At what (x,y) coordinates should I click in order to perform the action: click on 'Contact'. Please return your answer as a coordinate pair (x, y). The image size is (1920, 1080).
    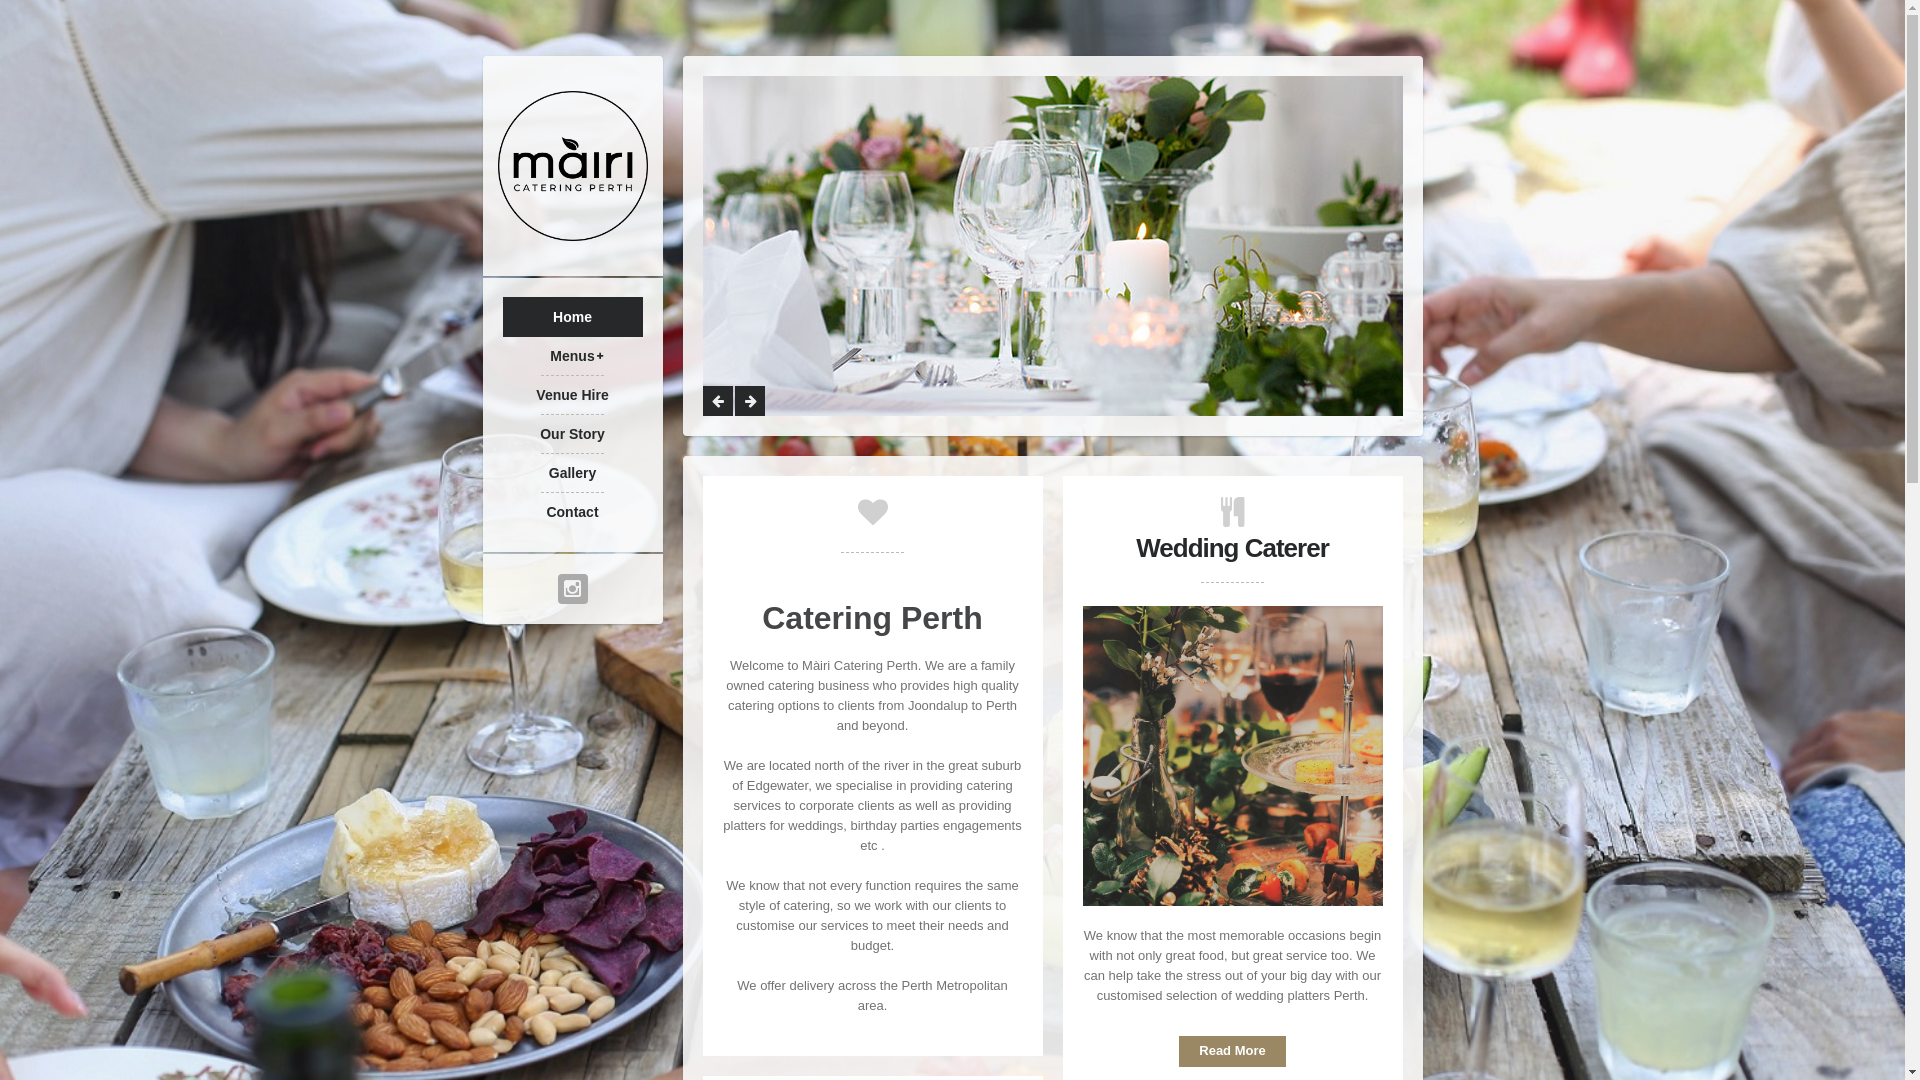
    Looking at the image, I should click on (570, 511).